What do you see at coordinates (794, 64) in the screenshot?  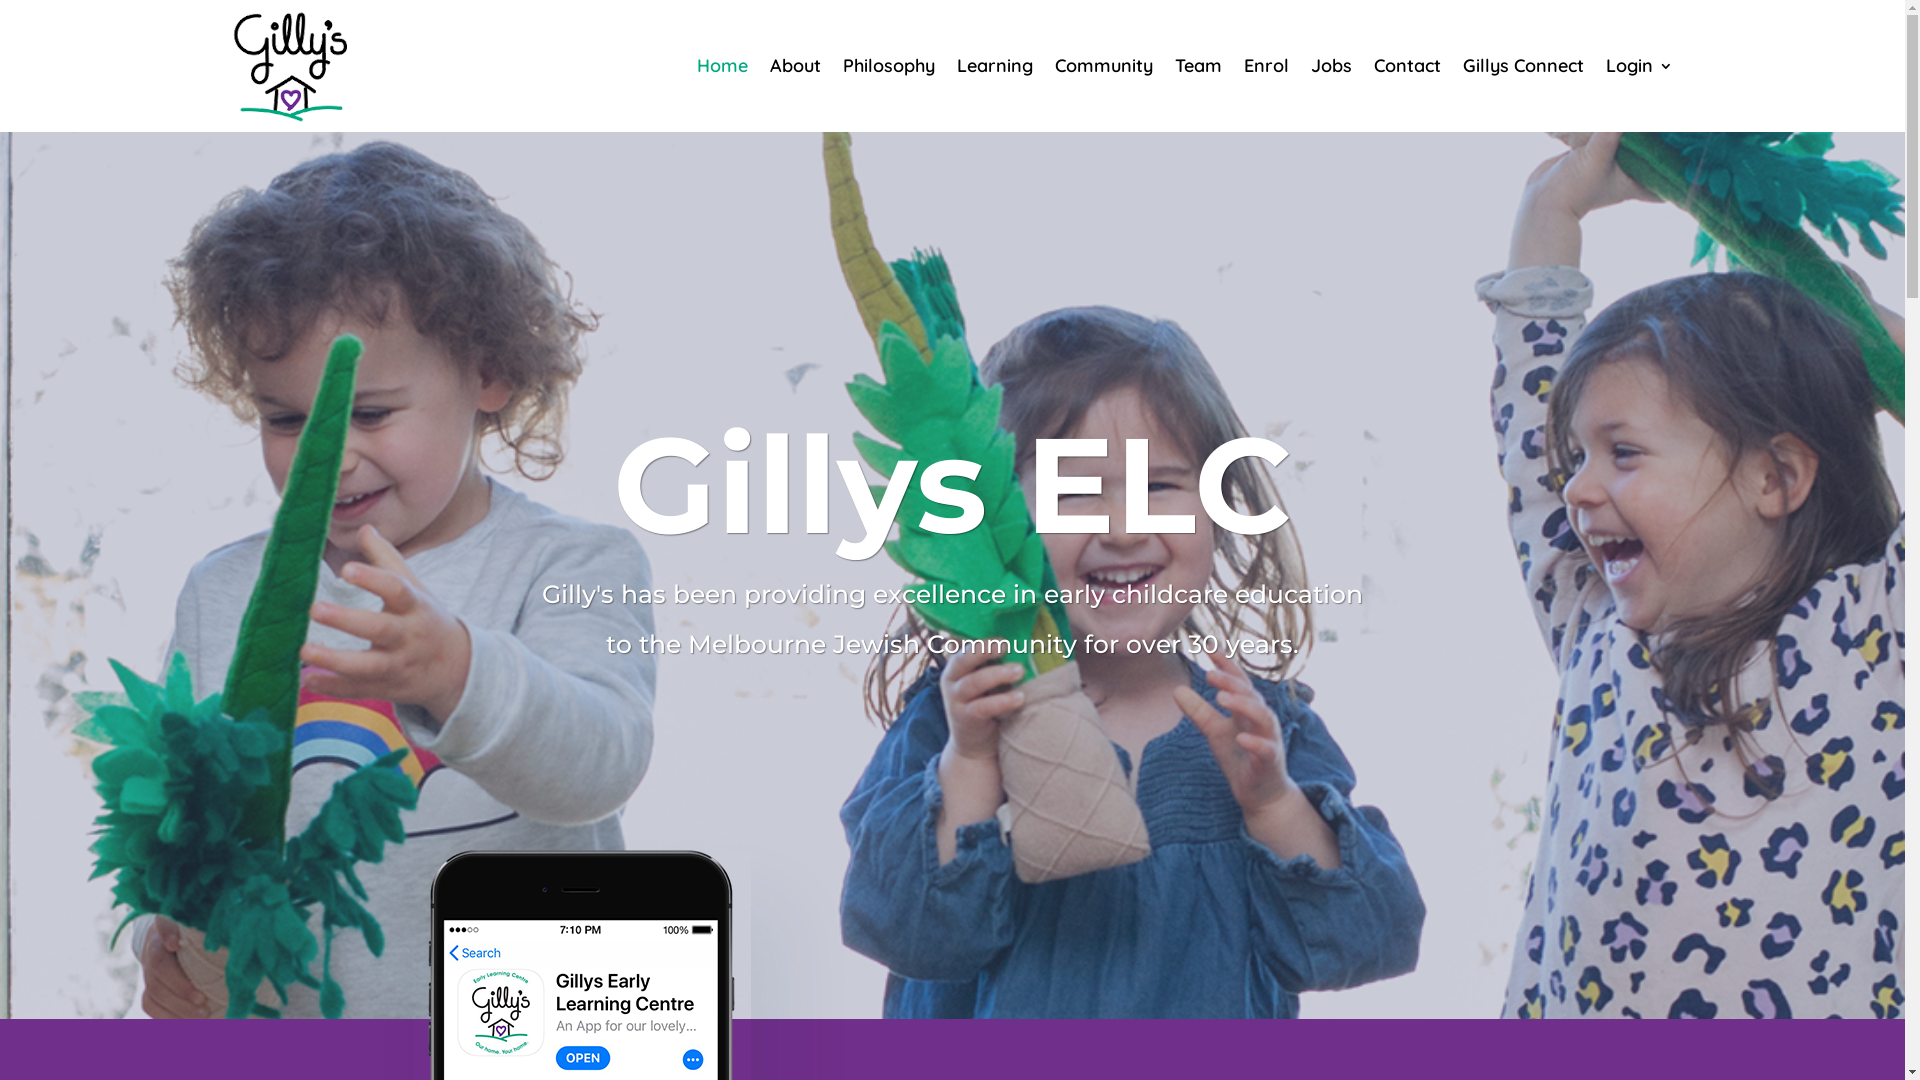 I see `'About'` at bounding box center [794, 64].